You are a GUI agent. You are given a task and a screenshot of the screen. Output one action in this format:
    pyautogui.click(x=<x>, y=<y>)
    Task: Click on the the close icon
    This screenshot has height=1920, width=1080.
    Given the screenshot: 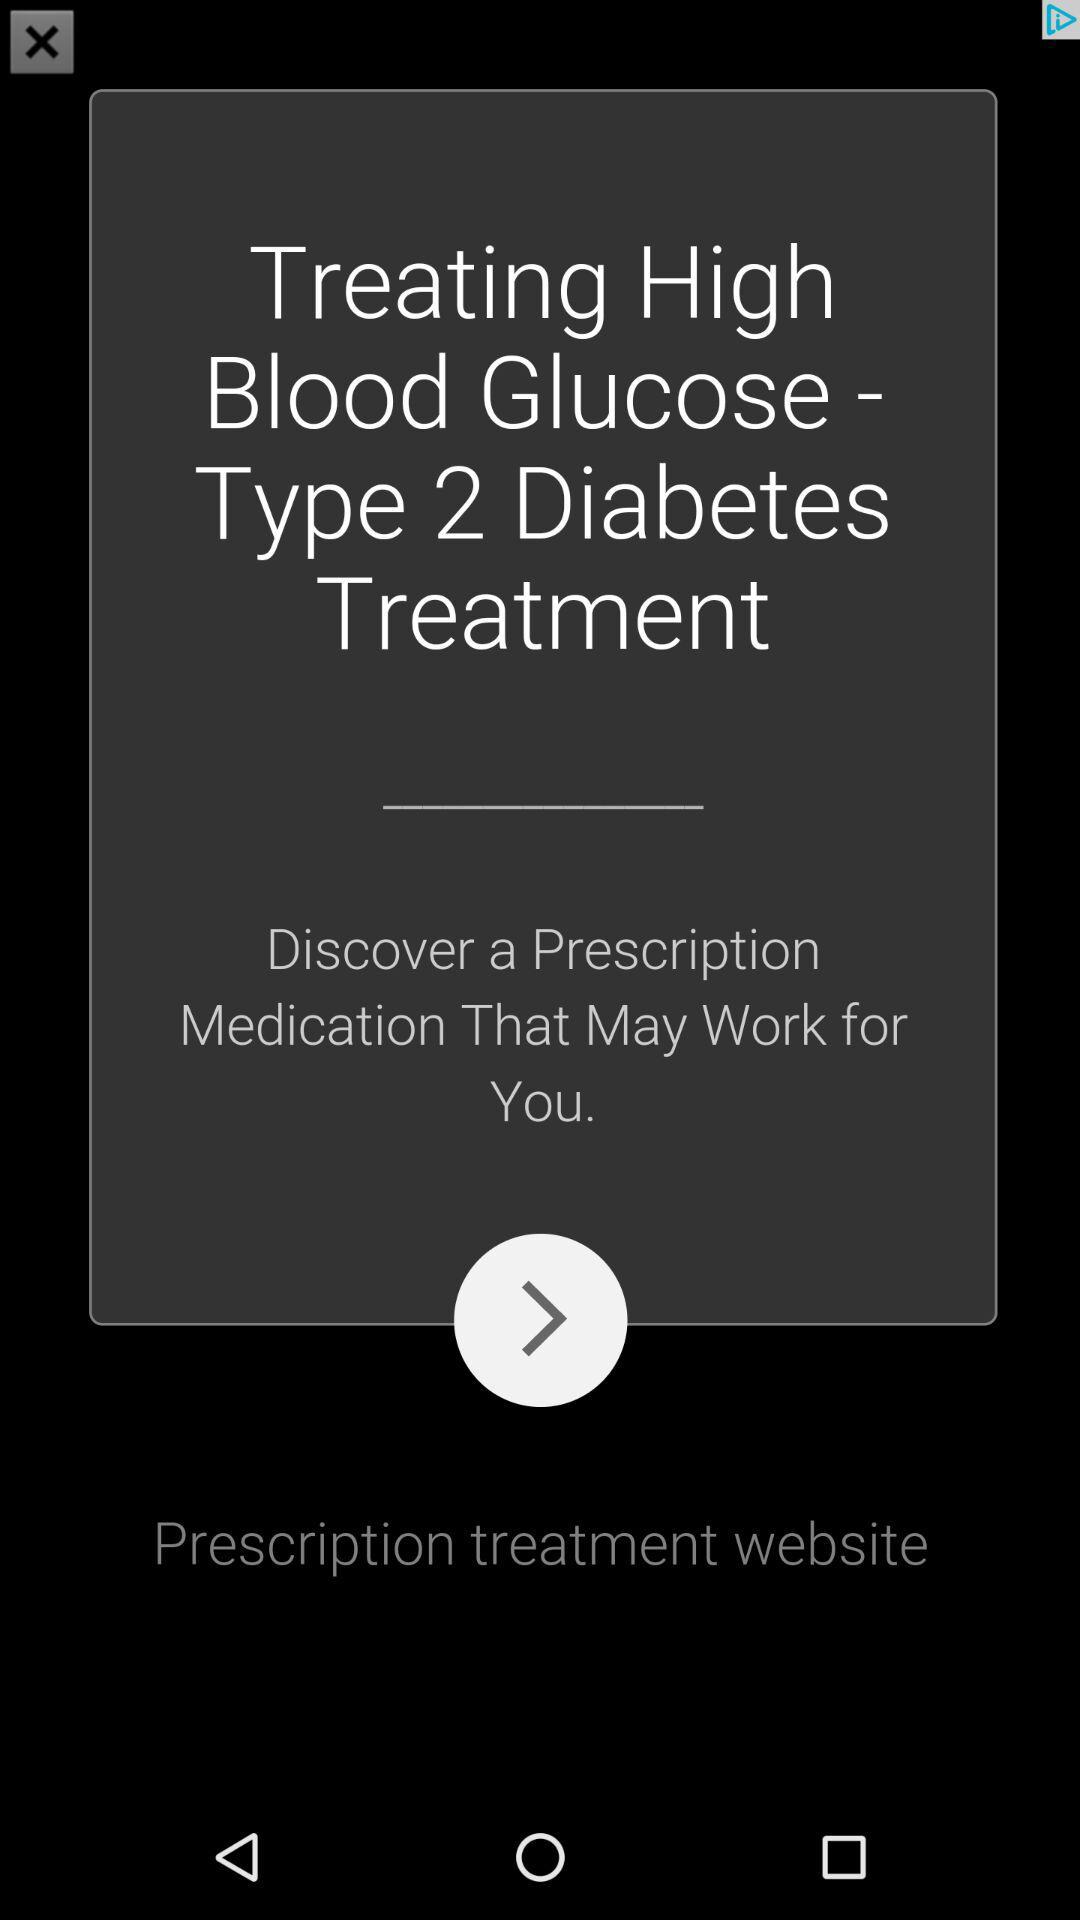 What is the action you would take?
    pyautogui.click(x=42, y=44)
    